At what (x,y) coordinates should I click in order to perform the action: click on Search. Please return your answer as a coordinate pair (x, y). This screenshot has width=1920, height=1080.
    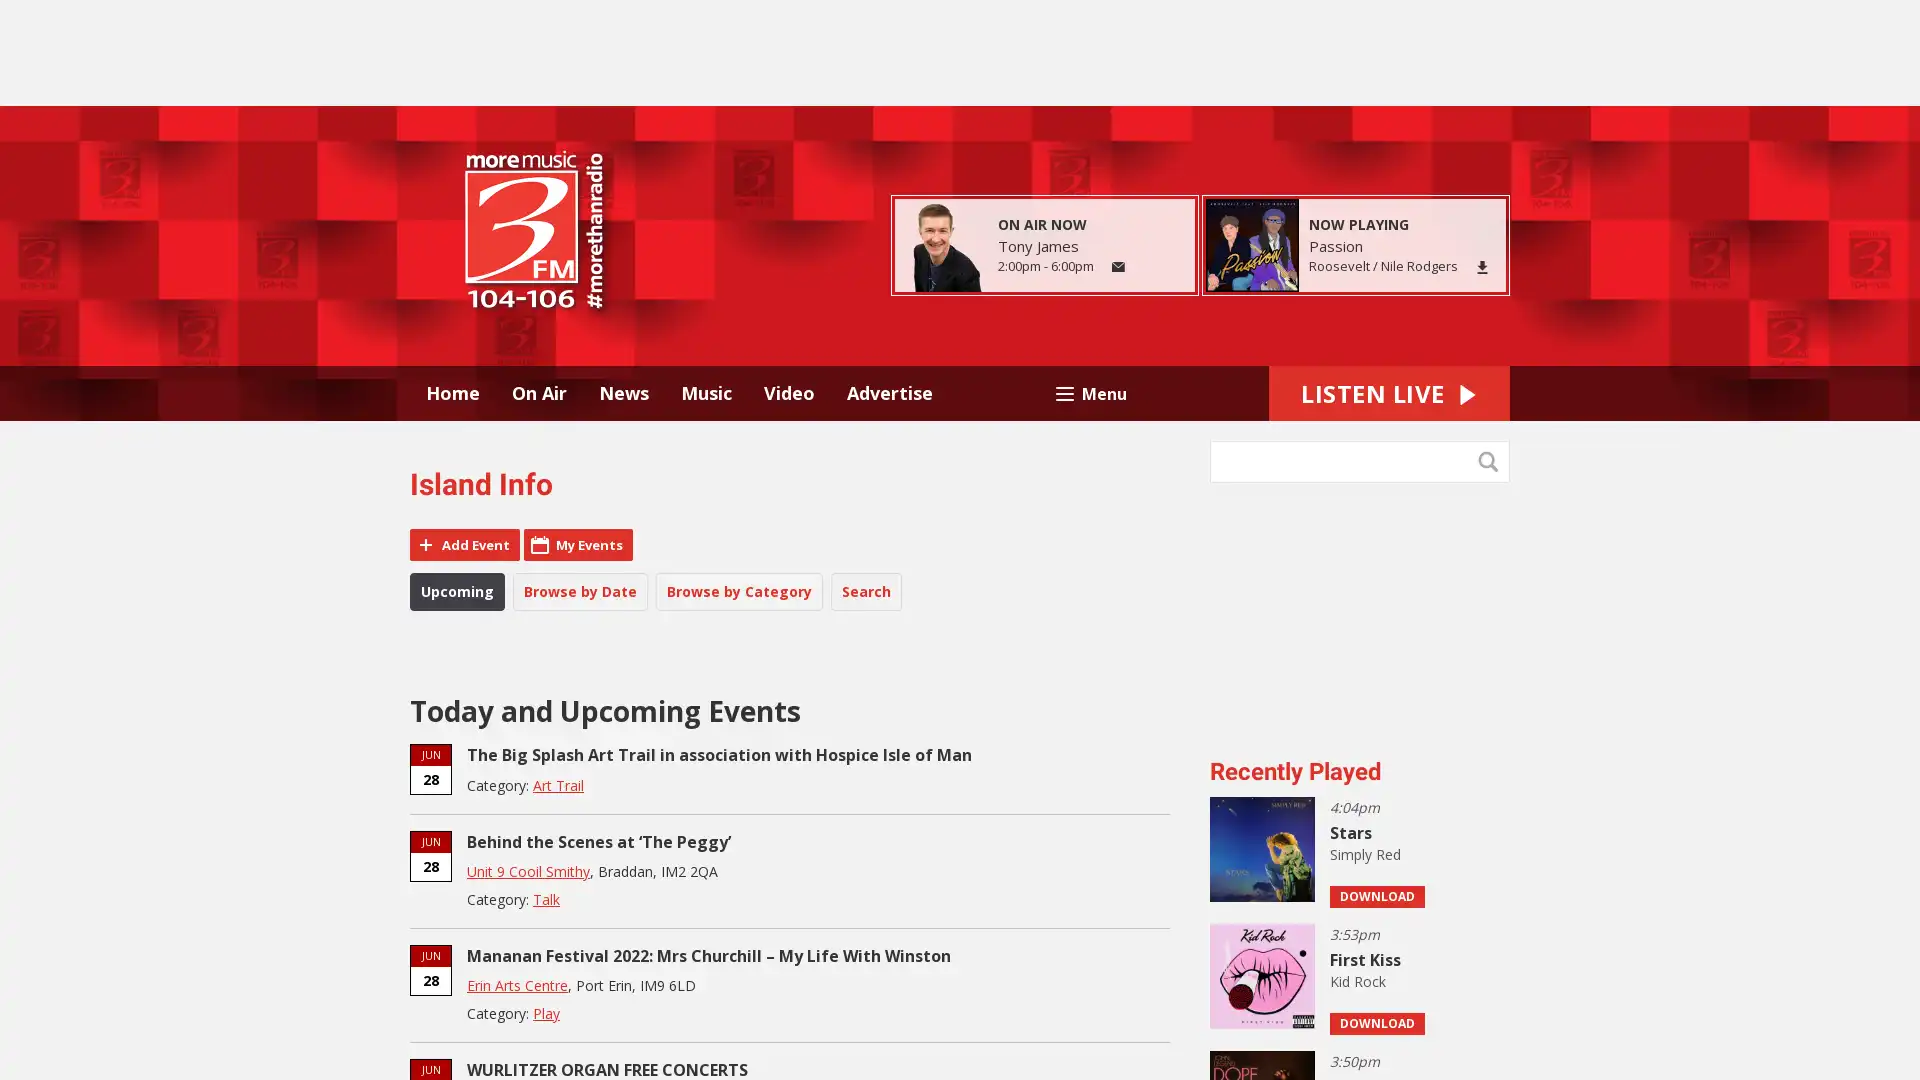
    Looking at the image, I should click on (1492, 461).